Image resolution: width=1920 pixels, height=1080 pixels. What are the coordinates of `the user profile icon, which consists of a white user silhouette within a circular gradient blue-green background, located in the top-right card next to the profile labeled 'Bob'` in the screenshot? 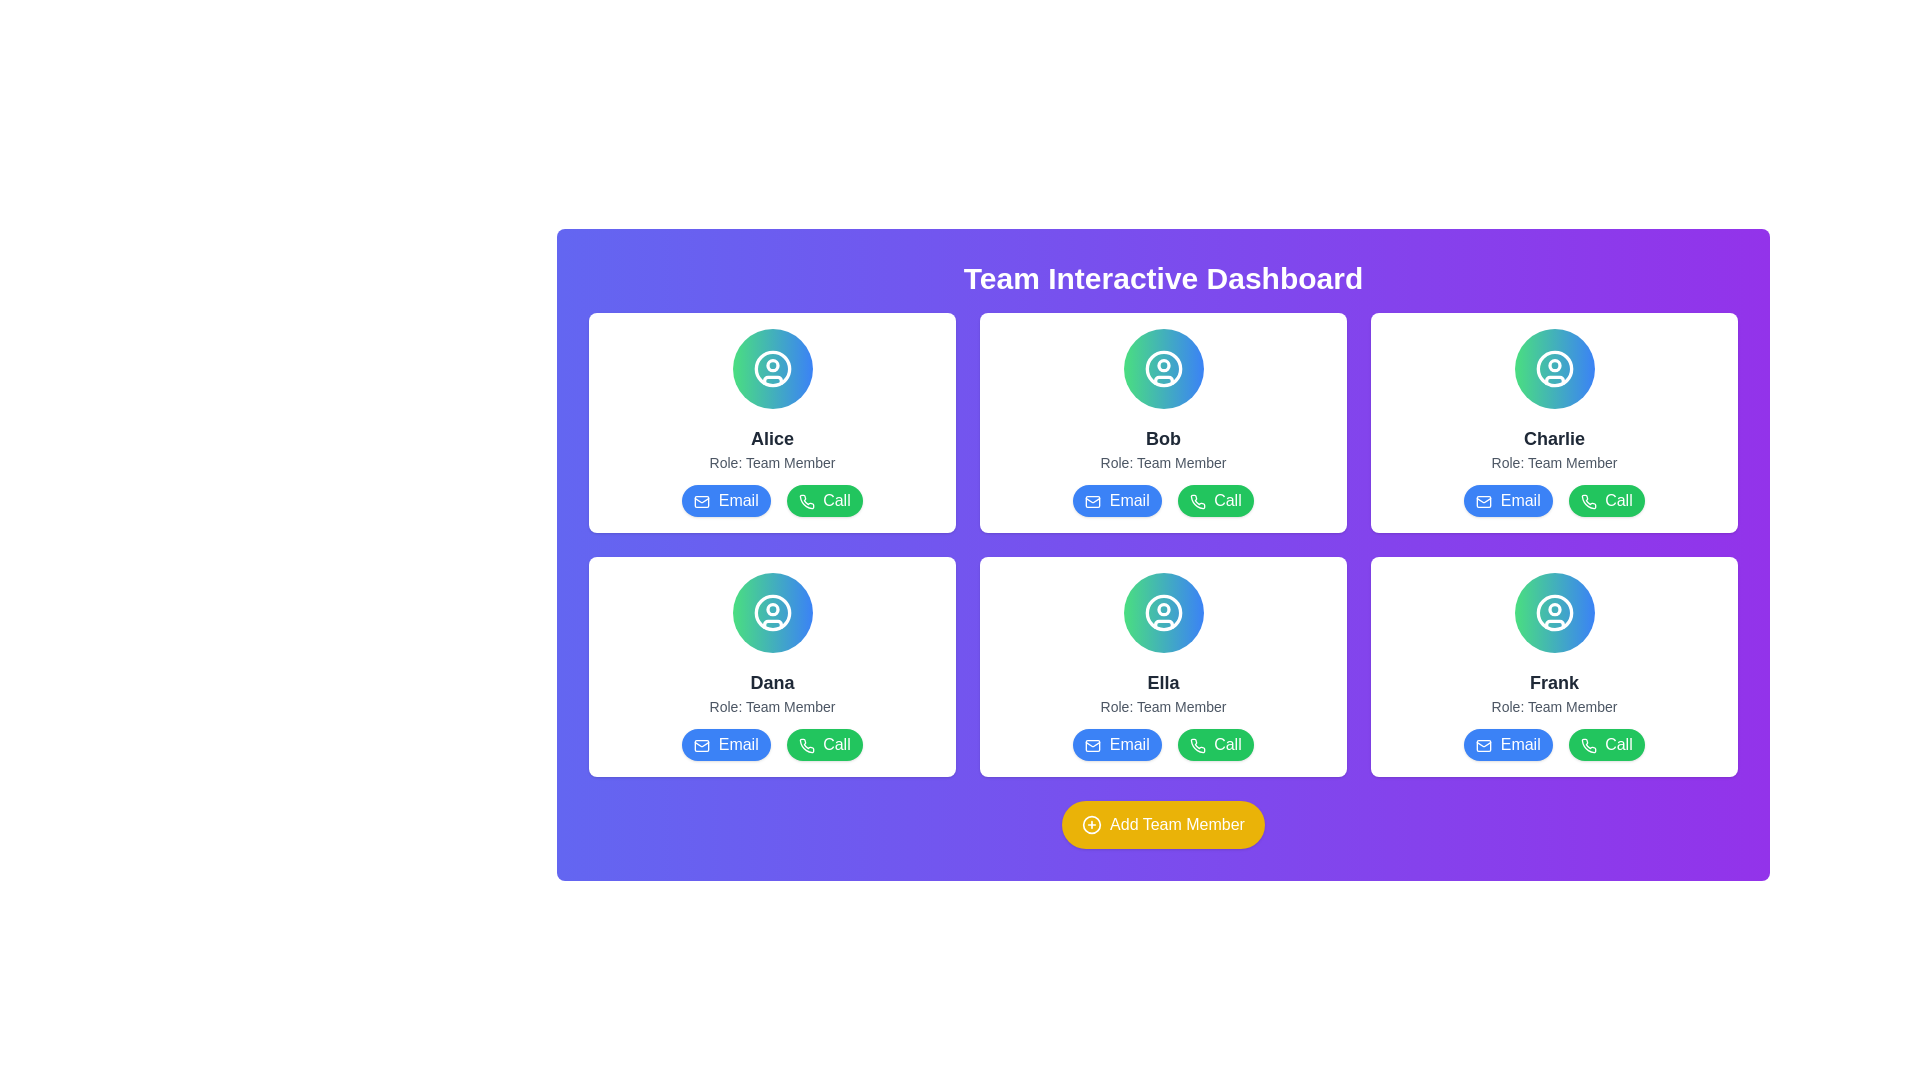 It's located at (1163, 369).